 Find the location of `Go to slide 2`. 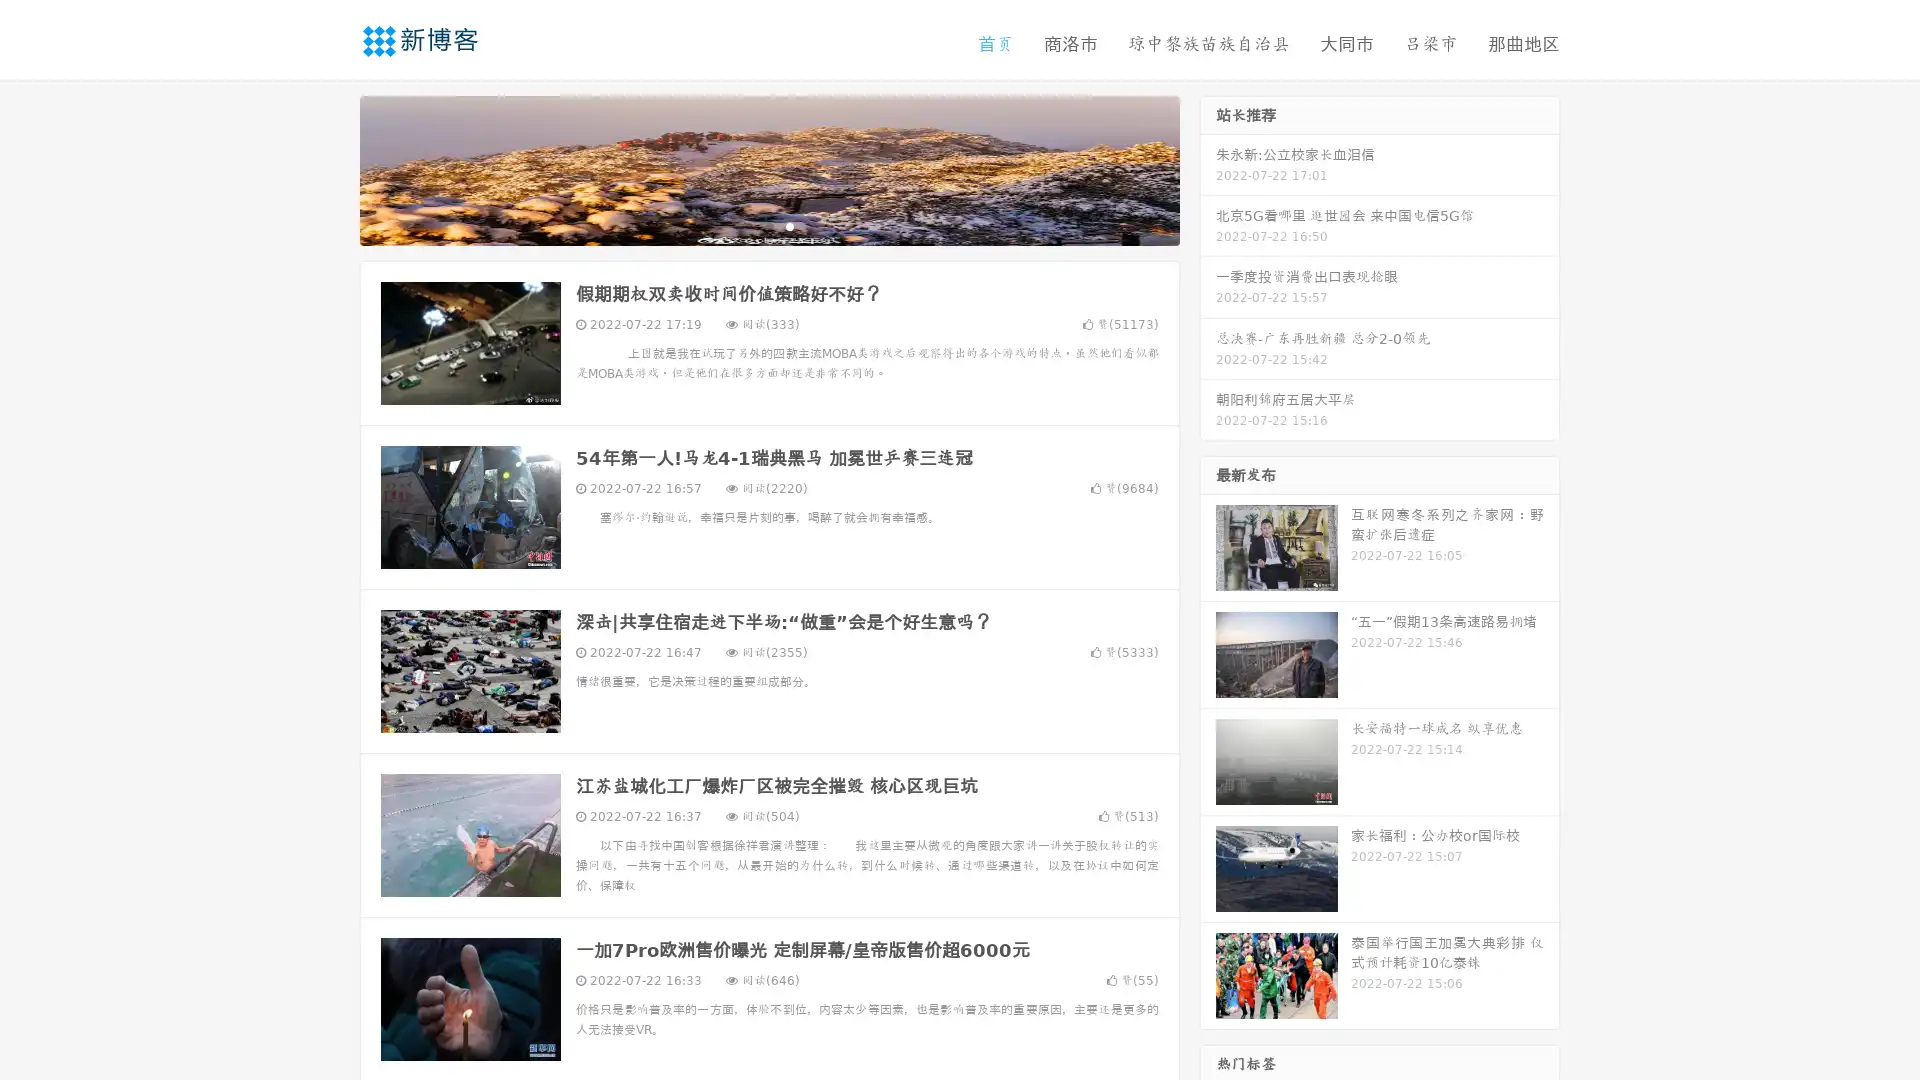

Go to slide 2 is located at coordinates (768, 225).